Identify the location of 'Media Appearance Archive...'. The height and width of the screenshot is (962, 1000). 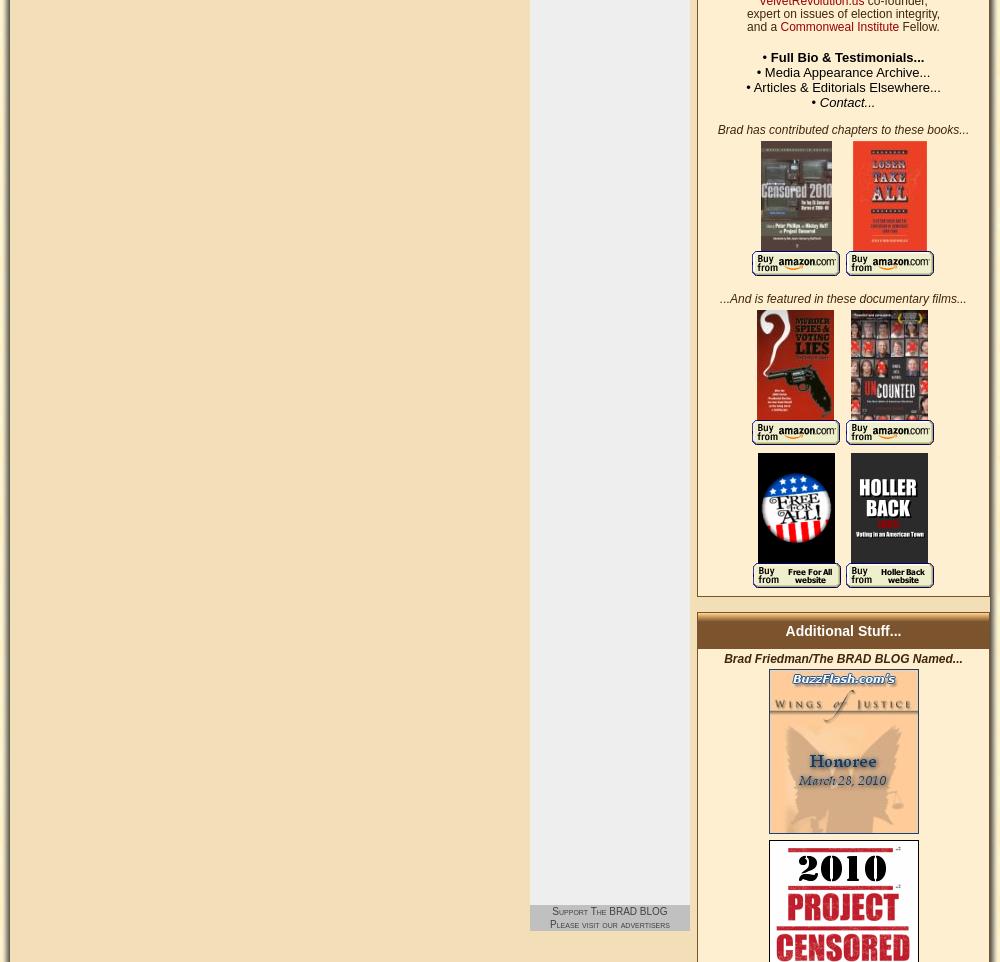
(846, 71).